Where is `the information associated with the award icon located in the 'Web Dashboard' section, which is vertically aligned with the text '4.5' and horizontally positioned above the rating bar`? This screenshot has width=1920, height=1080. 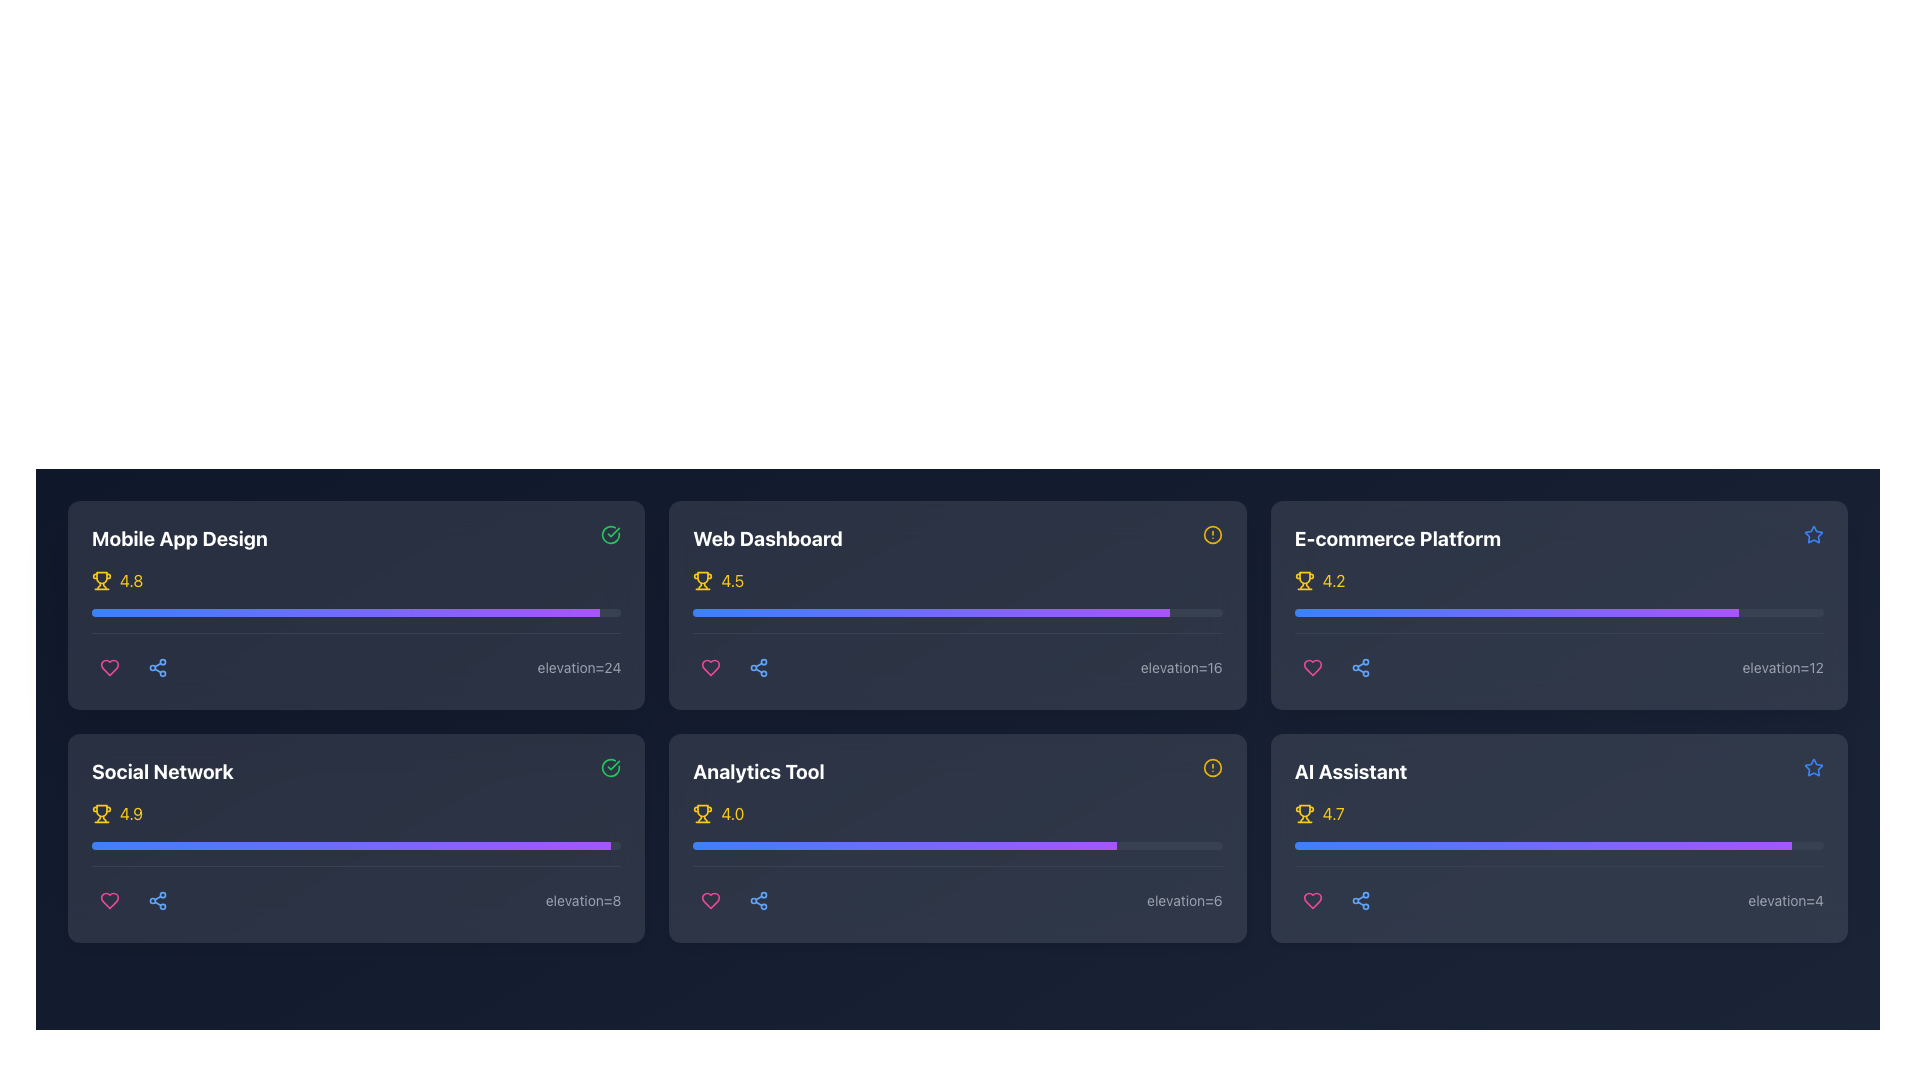 the information associated with the award icon located in the 'Web Dashboard' section, which is vertically aligned with the text '4.5' and horizontally positioned above the rating bar is located at coordinates (702, 581).